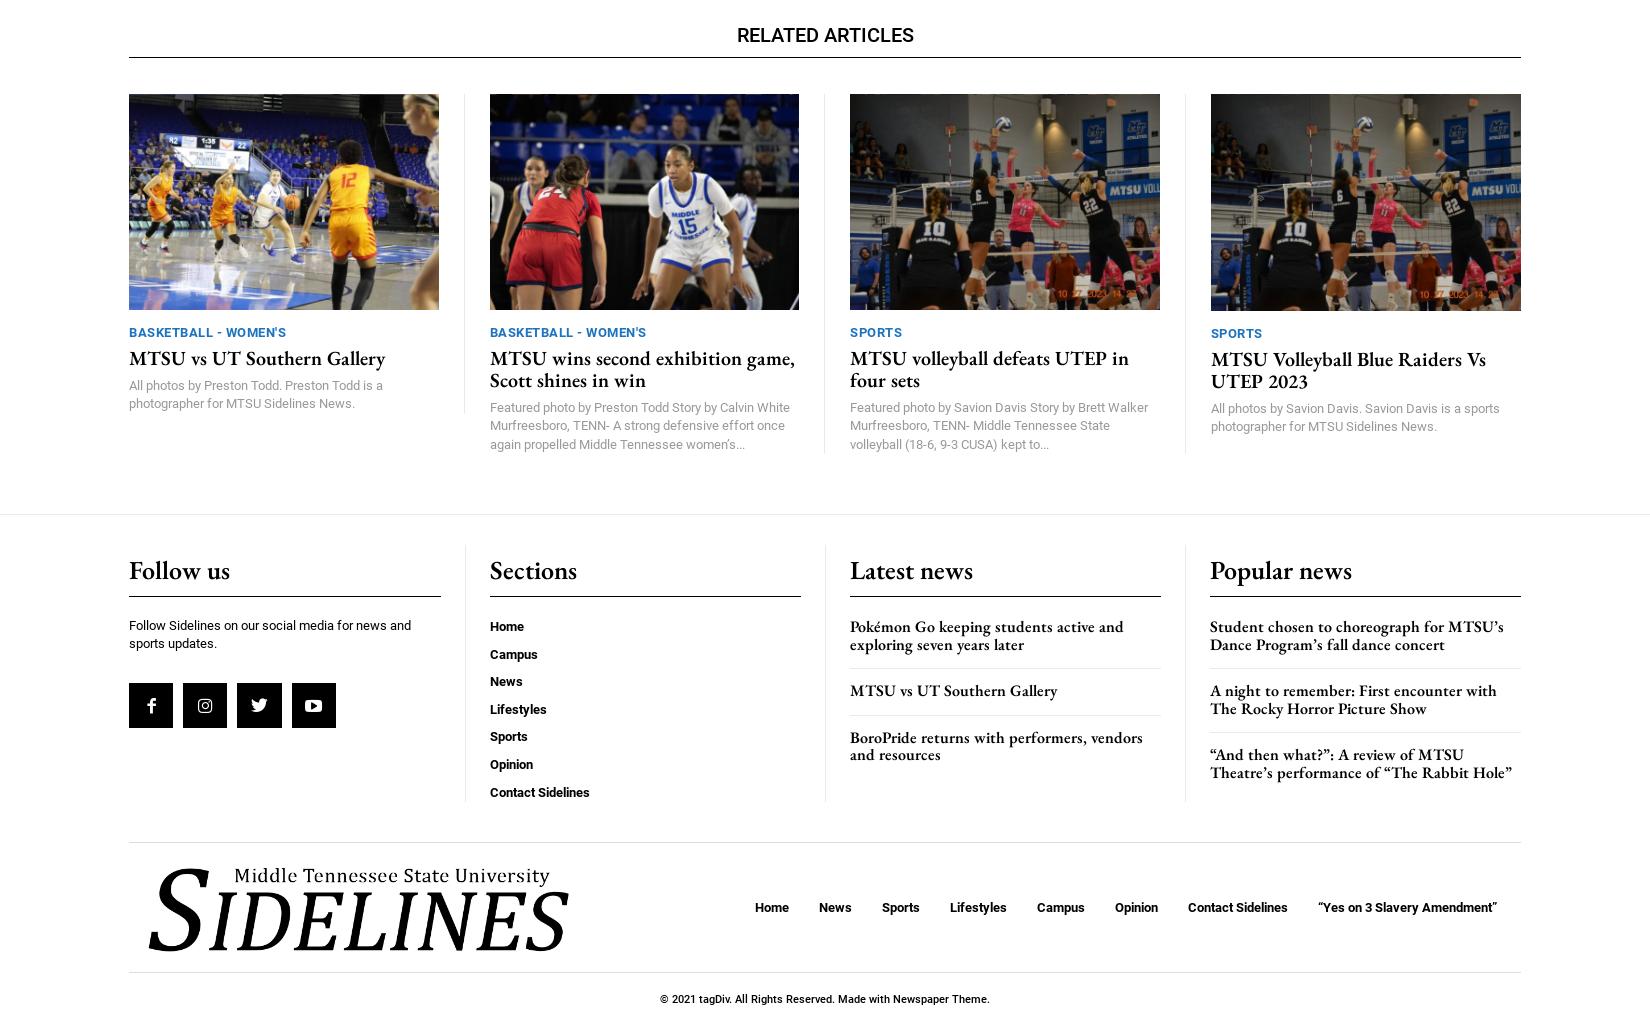  What do you see at coordinates (996, 744) in the screenshot?
I see `'BoroPride returns with performers, vendors and resources'` at bounding box center [996, 744].